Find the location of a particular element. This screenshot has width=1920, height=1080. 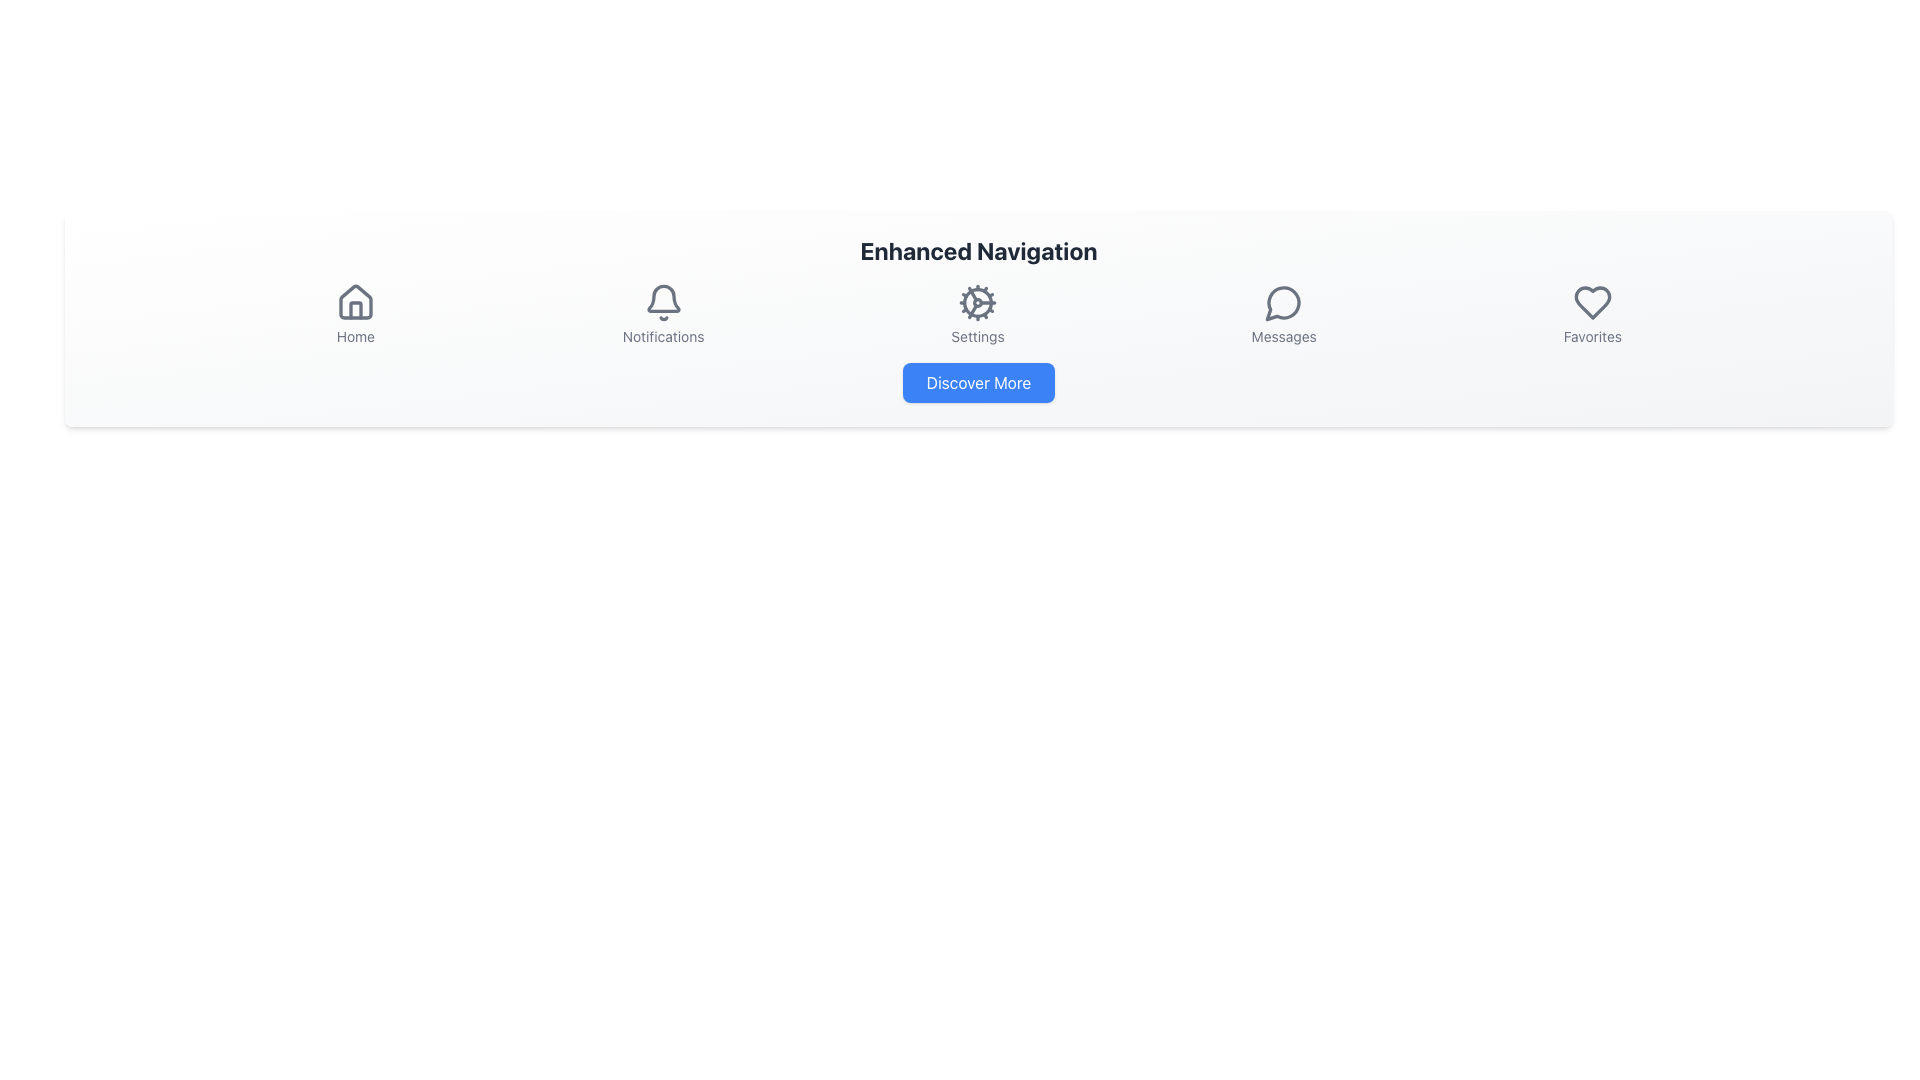

the 'Settings' cogwheel icon, which is located in the horizontal navigation bar between the 'Enhanced Navigation' text and the blue 'Discover More' button, to change its color is located at coordinates (978, 303).